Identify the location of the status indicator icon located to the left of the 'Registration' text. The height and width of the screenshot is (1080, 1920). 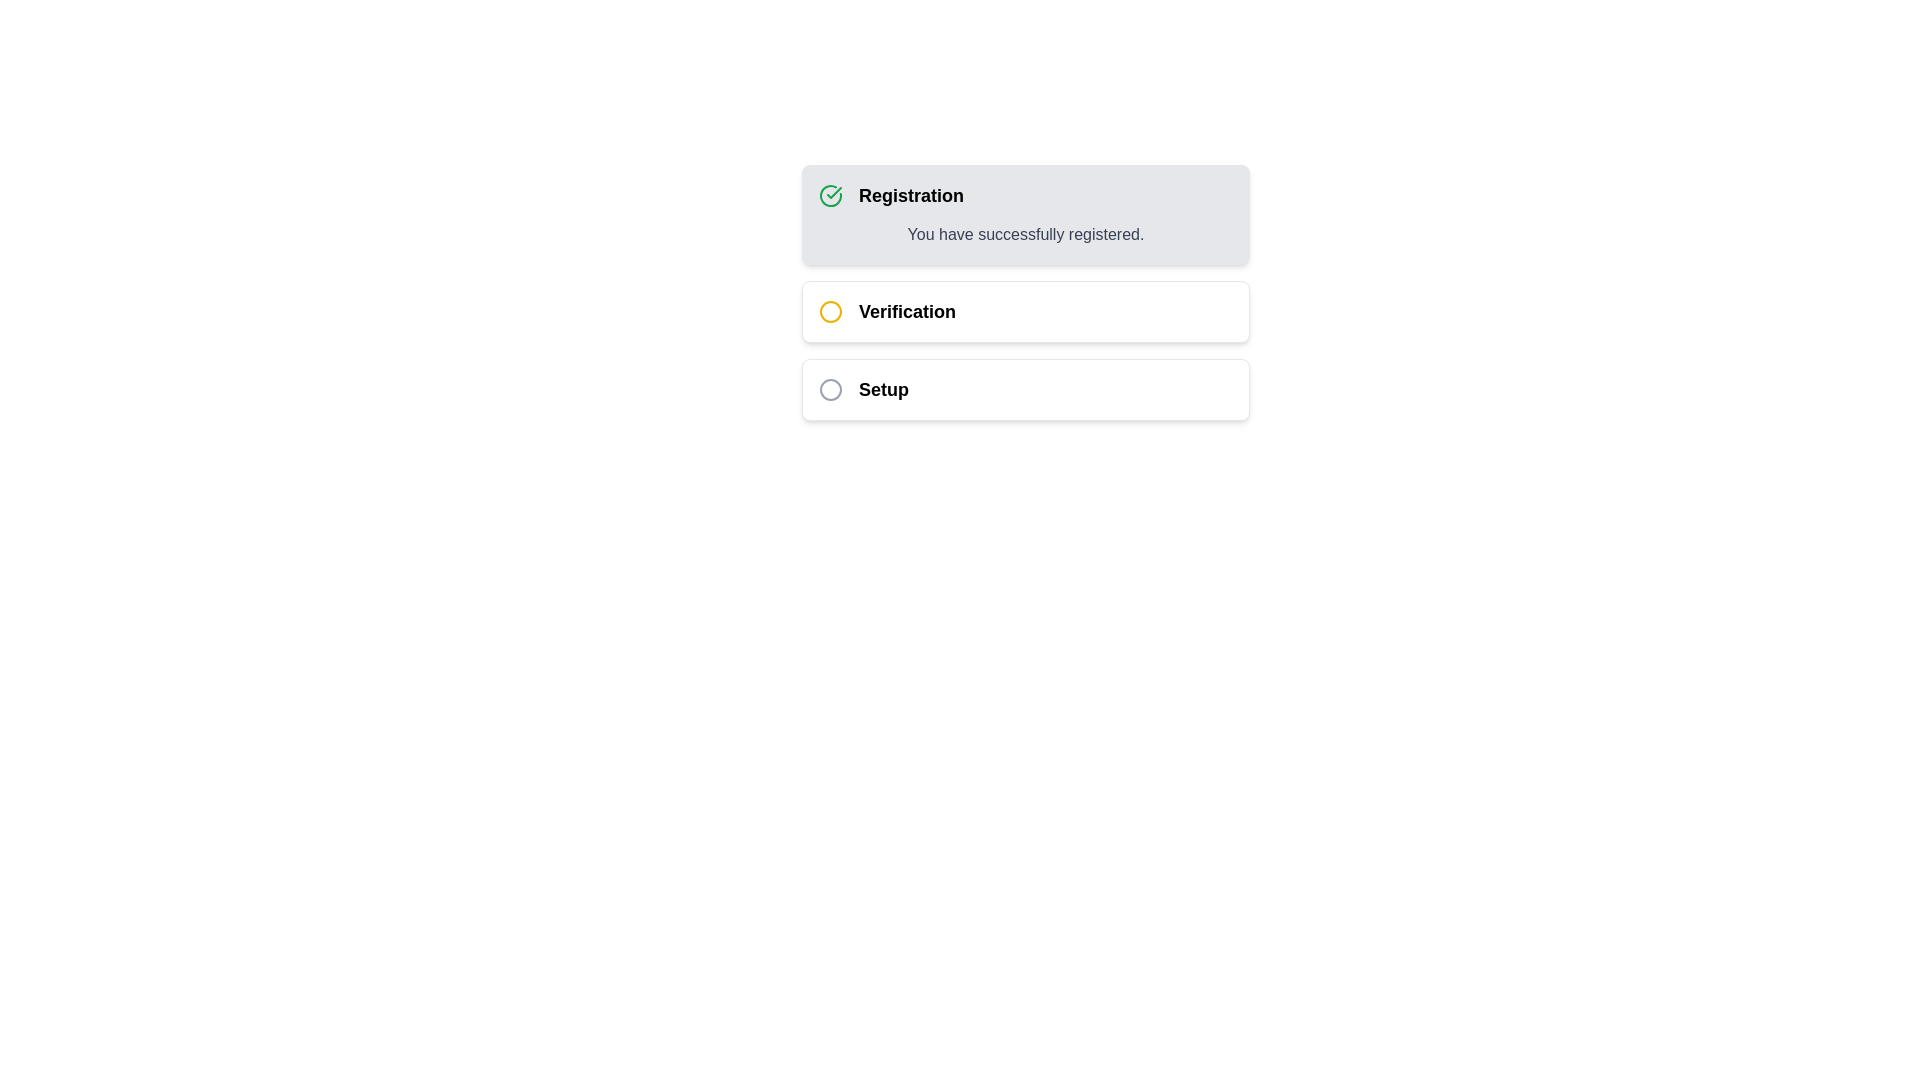
(830, 196).